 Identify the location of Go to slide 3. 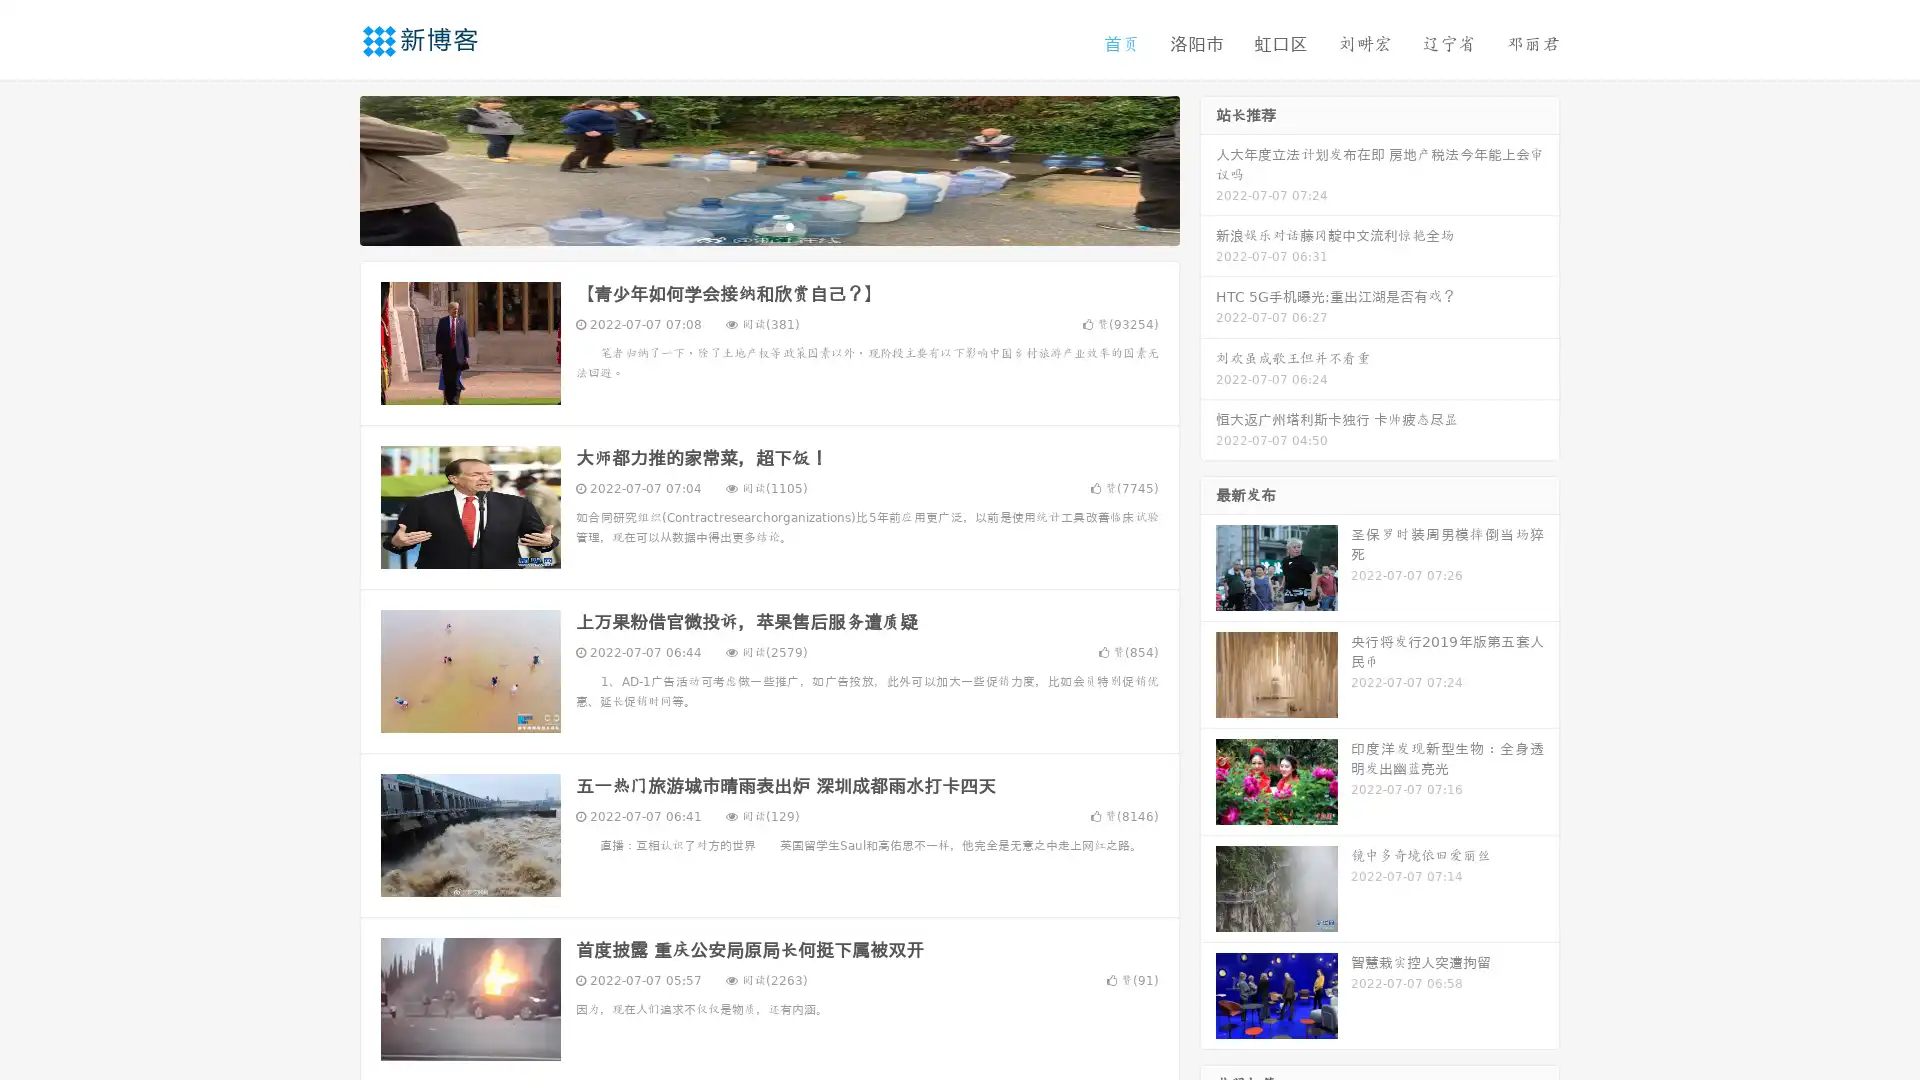
(789, 225).